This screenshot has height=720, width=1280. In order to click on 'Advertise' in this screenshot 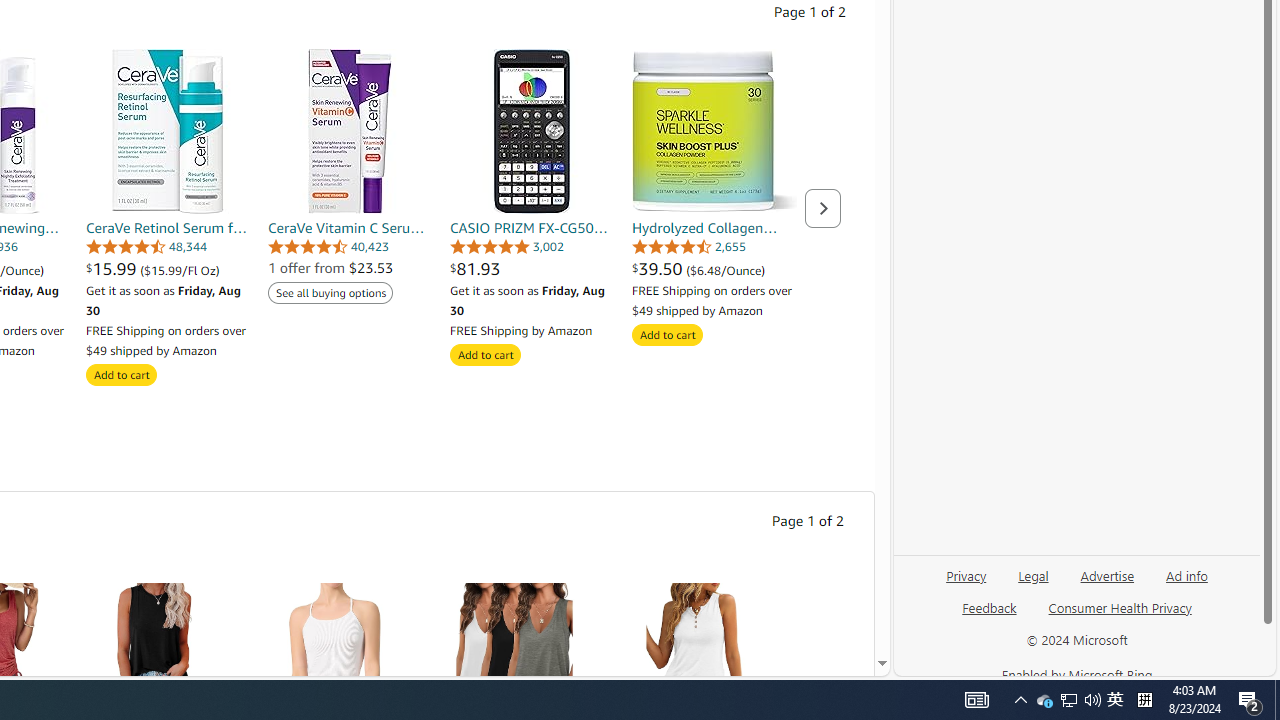, I will do `click(1106, 574)`.